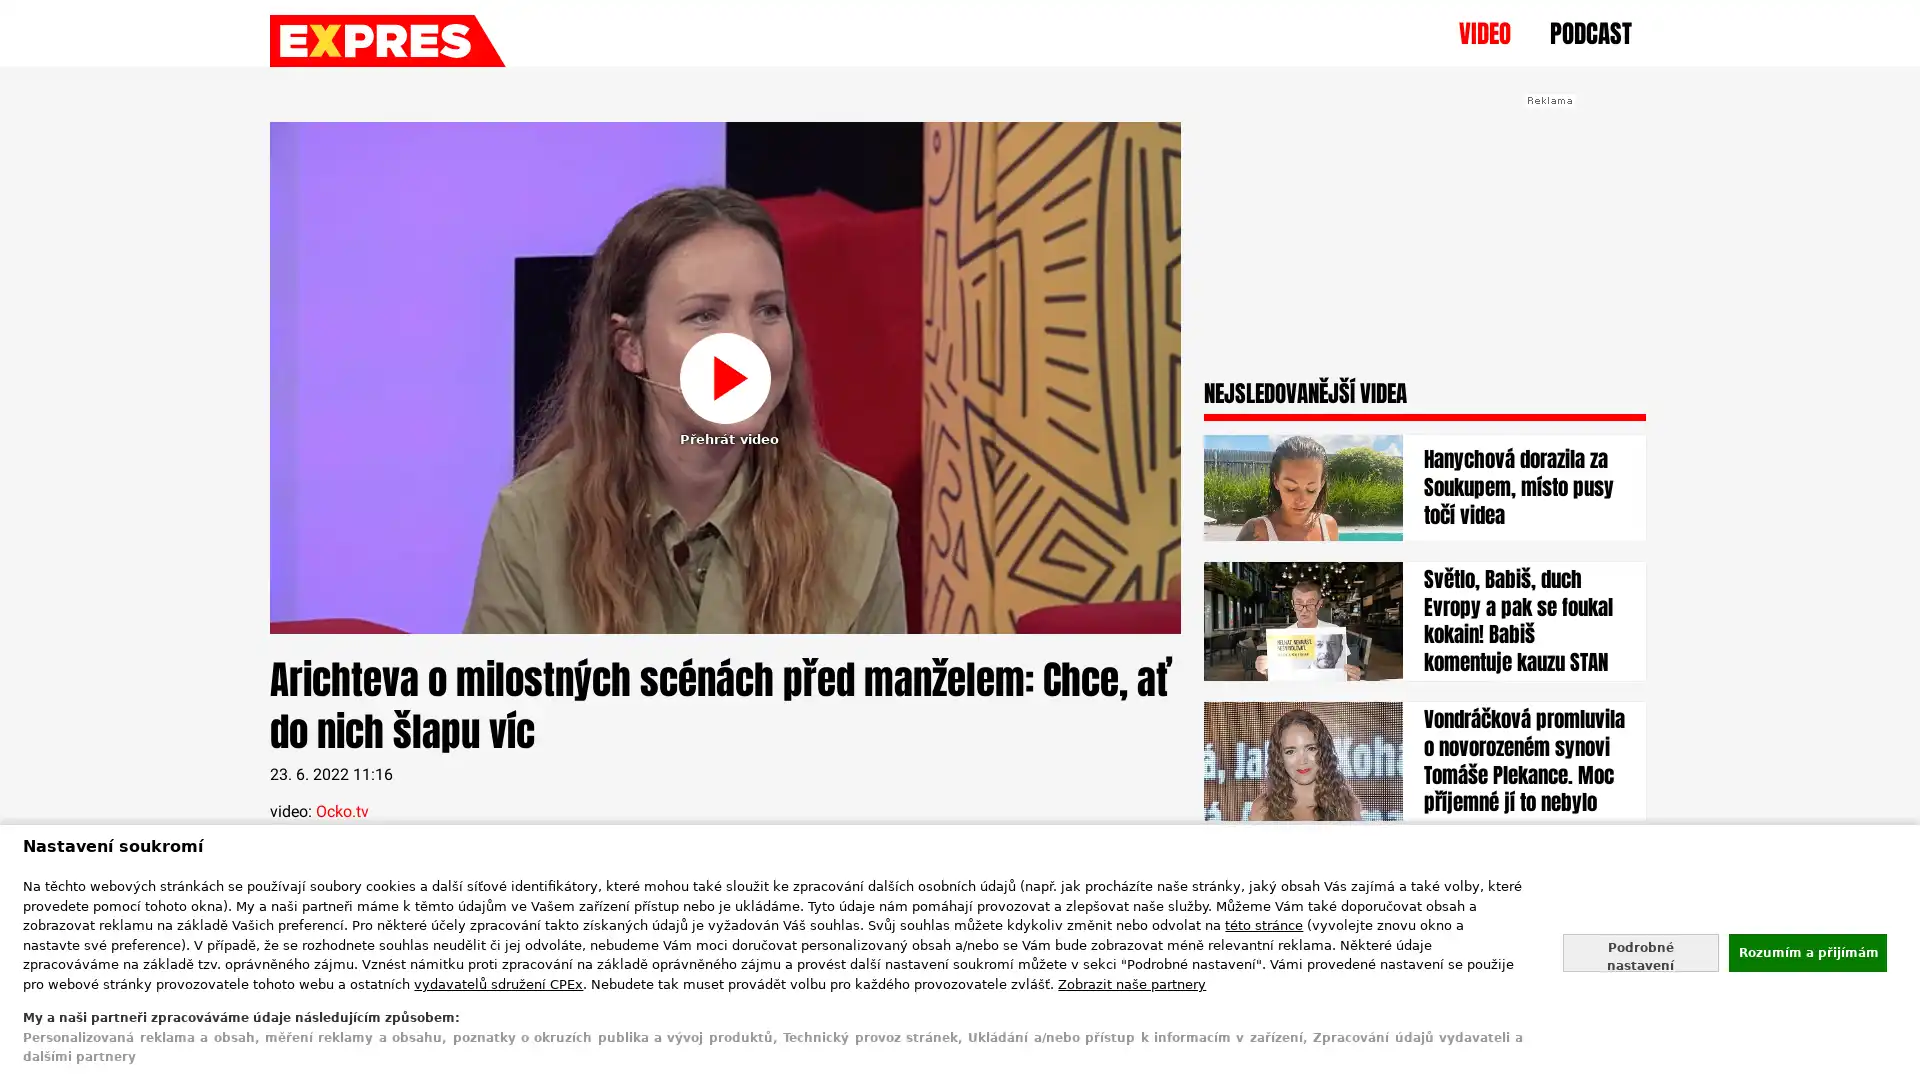 This screenshot has width=1920, height=1080. Describe the element at coordinates (1806, 951) in the screenshot. I see `Souhlasit s nasim zpracovanim udaju a zavrit` at that location.